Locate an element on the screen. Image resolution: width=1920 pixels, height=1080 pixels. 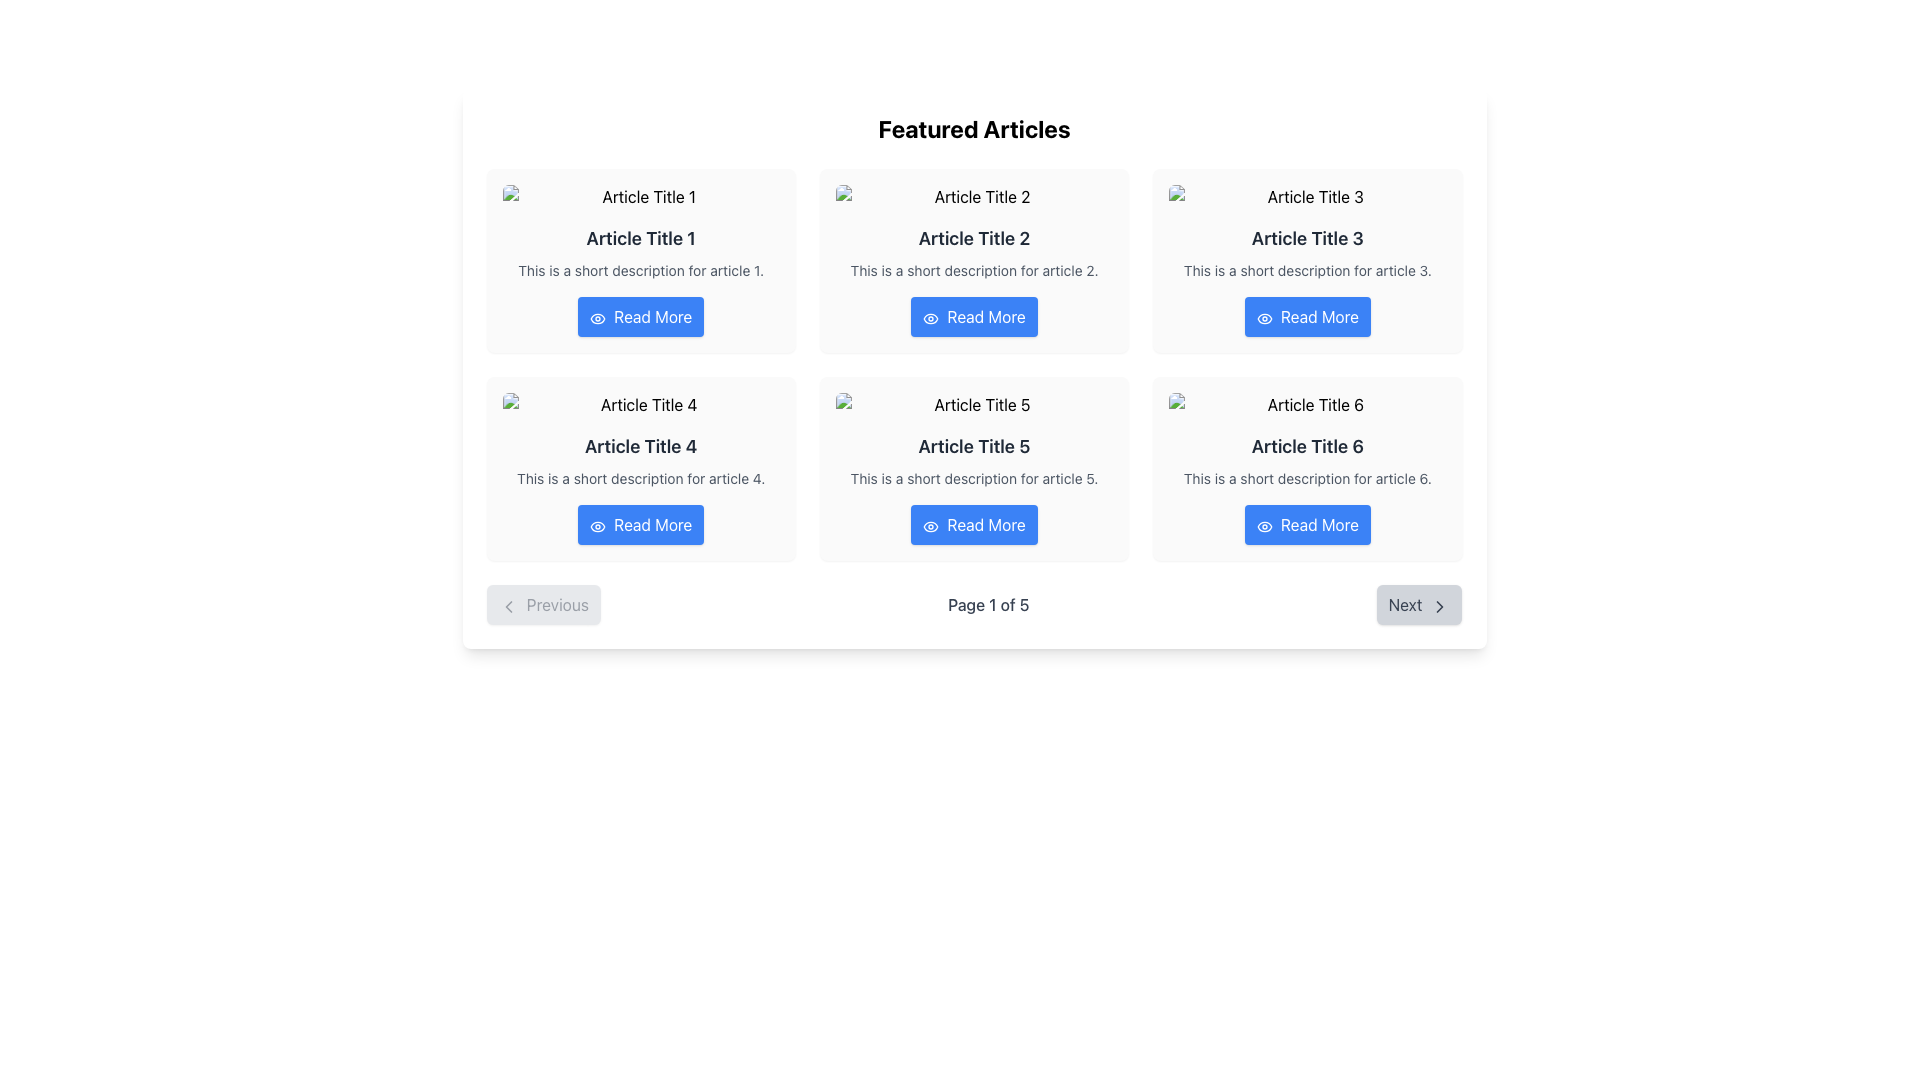
the text label that serves as the title of 'Article Title 6' in the 'Featured Articles' section, located in the third column of the second row is located at coordinates (1307, 446).